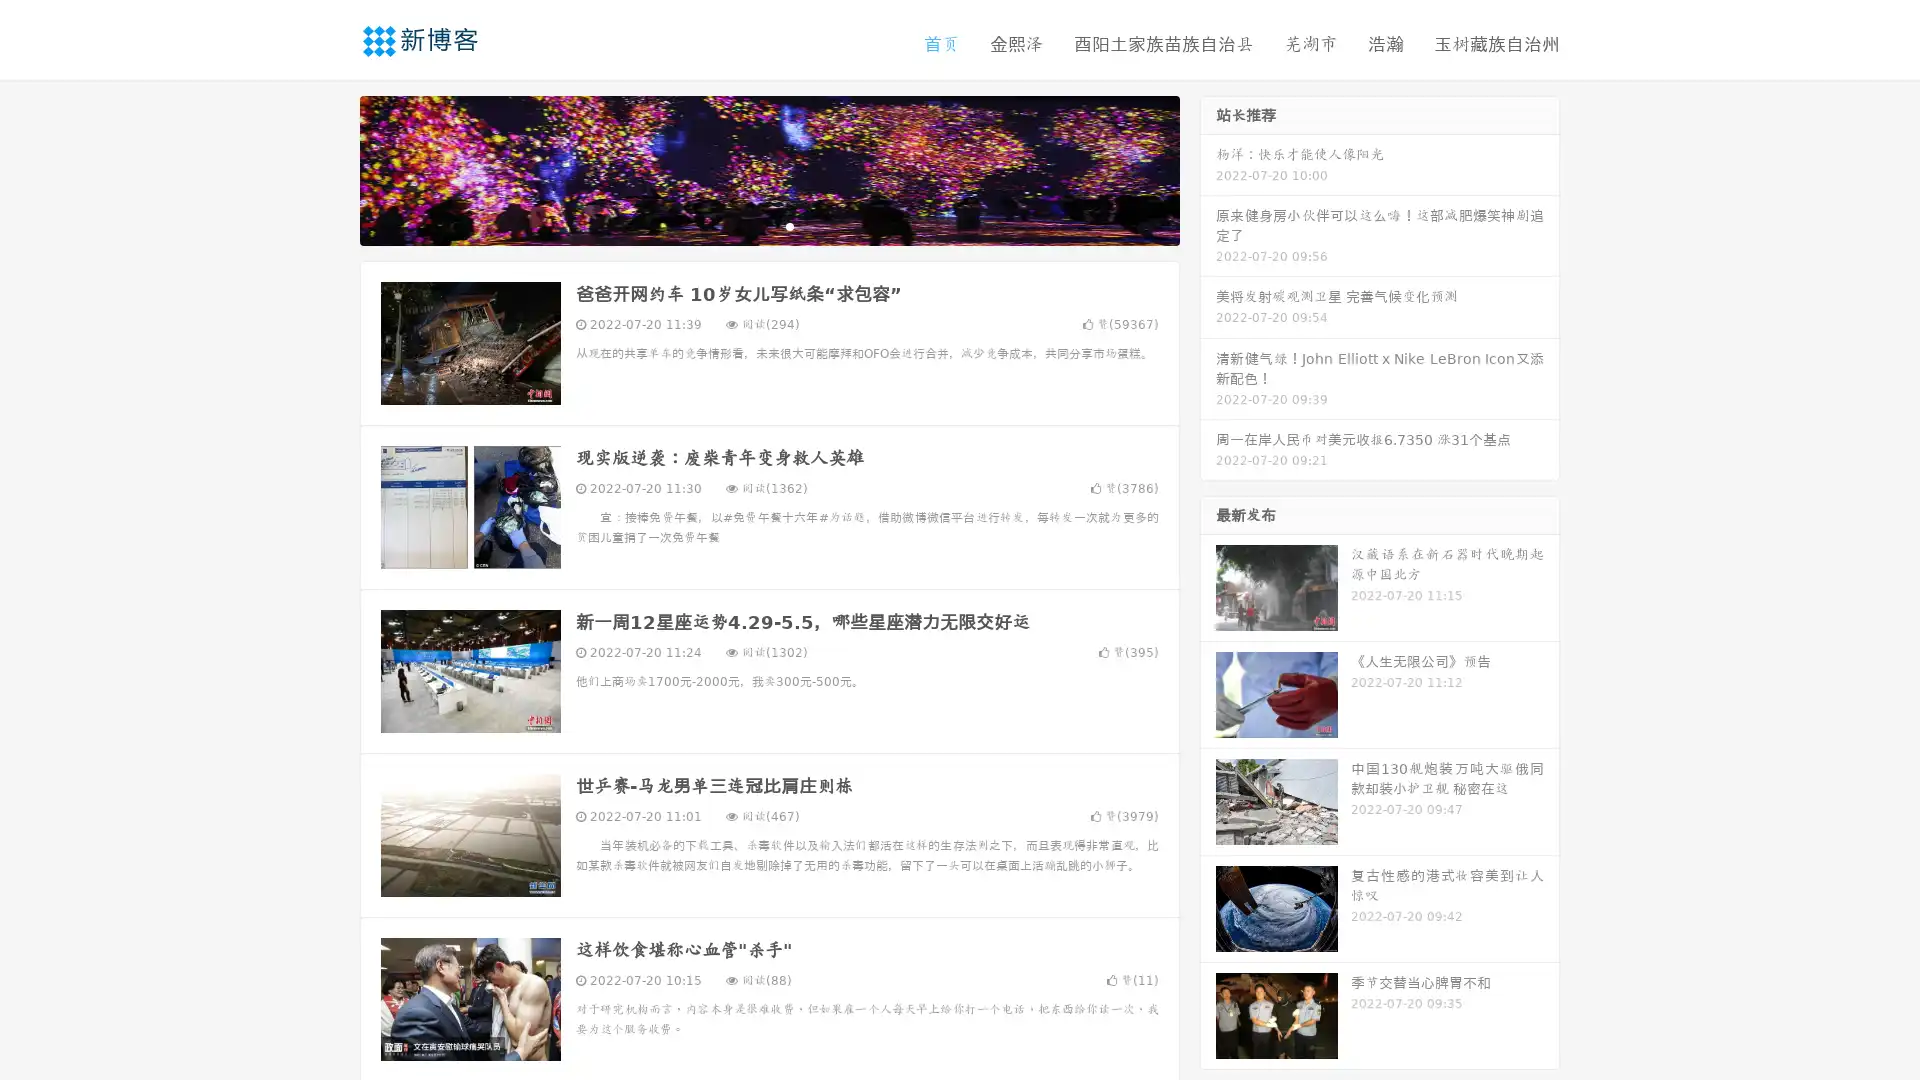 Image resolution: width=1920 pixels, height=1080 pixels. What do you see at coordinates (768, 225) in the screenshot?
I see `Go to slide 2` at bounding box center [768, 225].